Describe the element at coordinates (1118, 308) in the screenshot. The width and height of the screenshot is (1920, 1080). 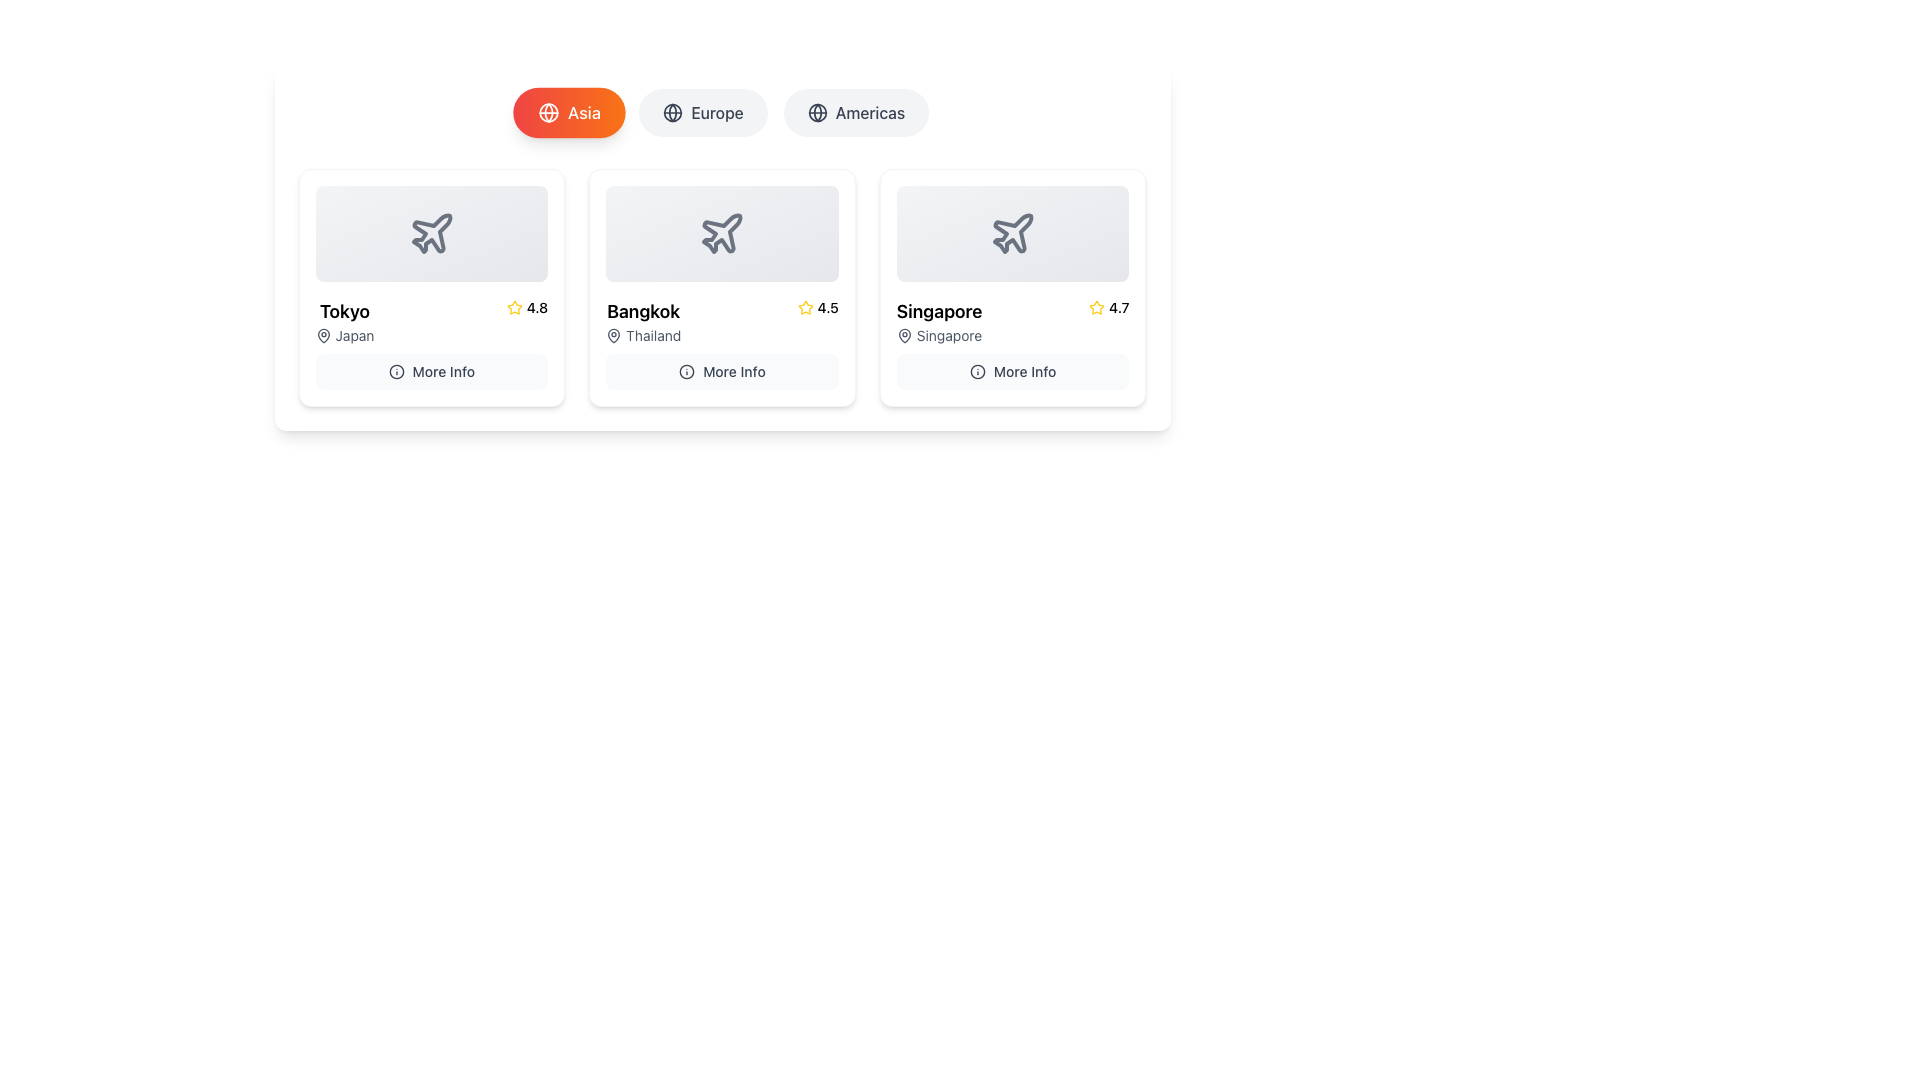
I see `the static text label displaying the numerical value '4.7', located to the right of the star icon under the 'Singapore' card in the list of destination cards` at that location.